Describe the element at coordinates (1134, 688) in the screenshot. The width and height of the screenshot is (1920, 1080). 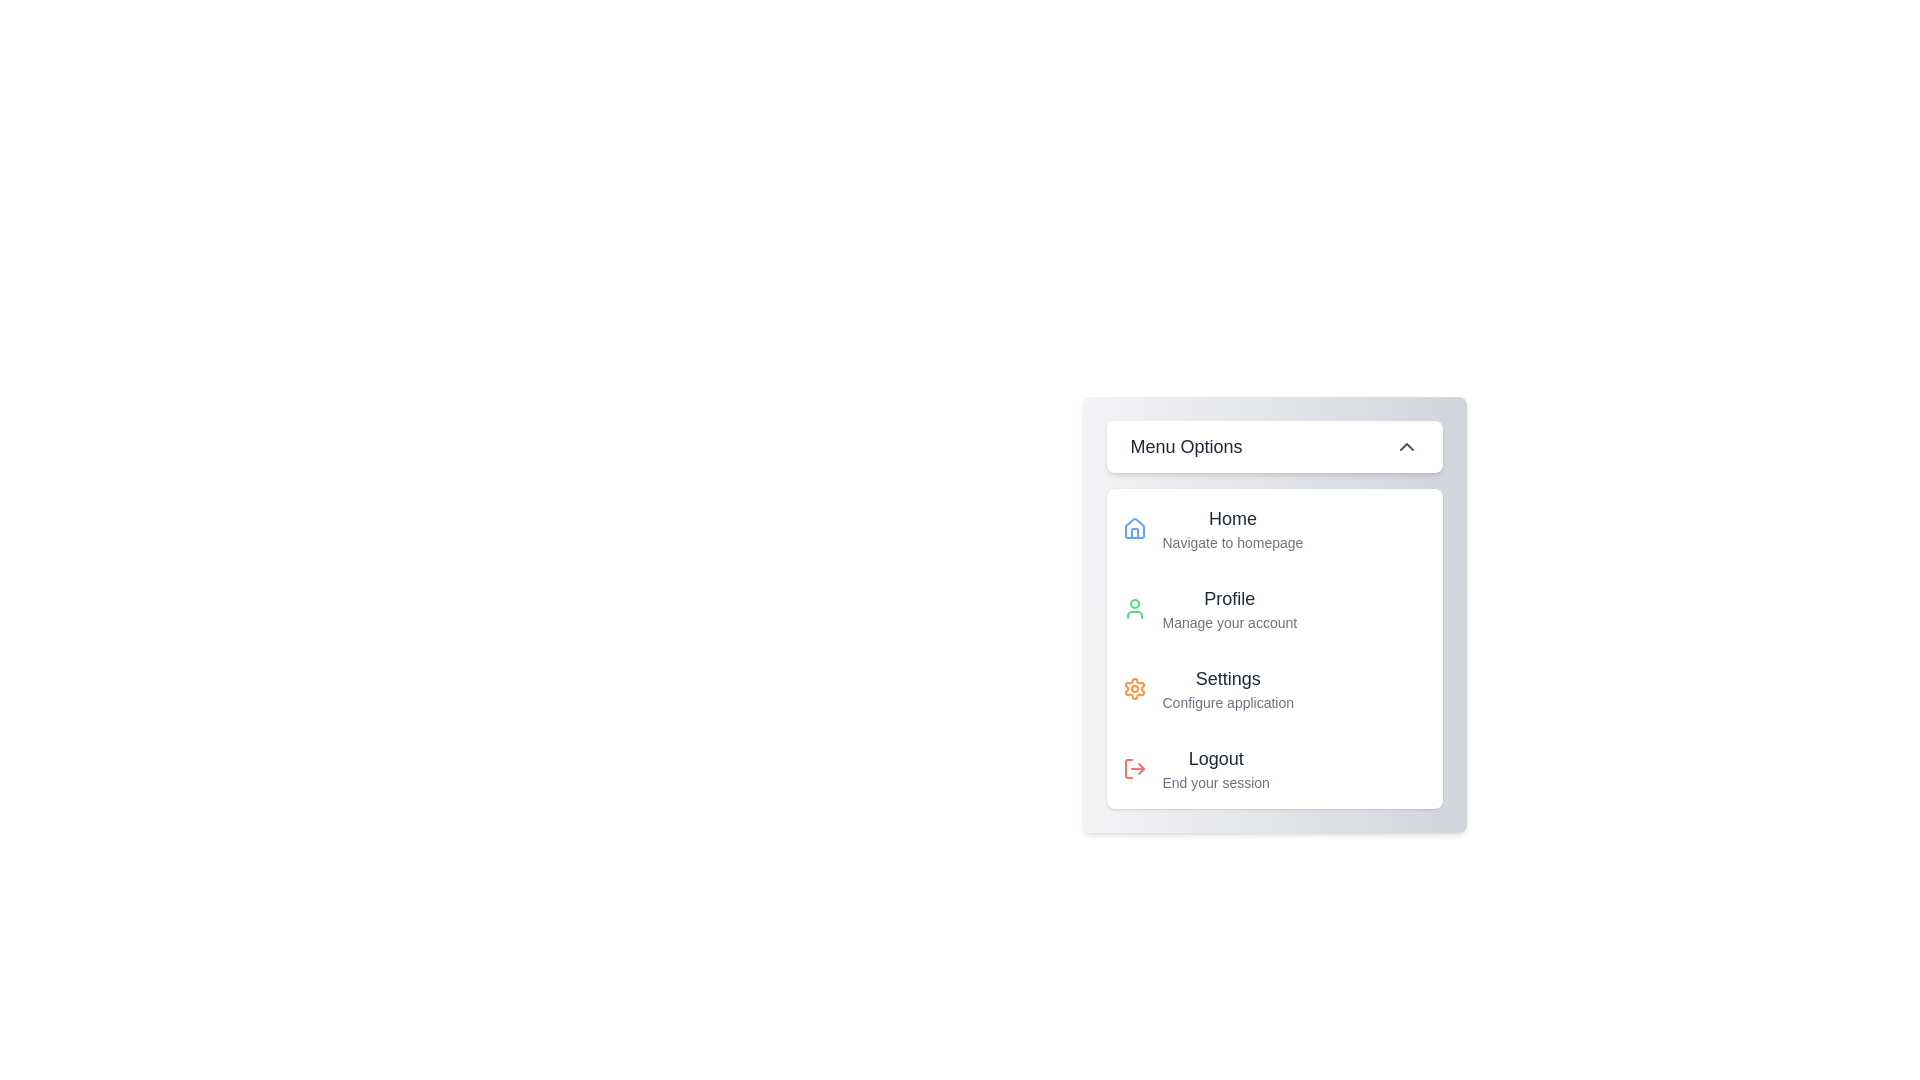
I see `the 'Settings' icon, which is the third item in the vertical list of navigation buttons within the menu panel` at that location.